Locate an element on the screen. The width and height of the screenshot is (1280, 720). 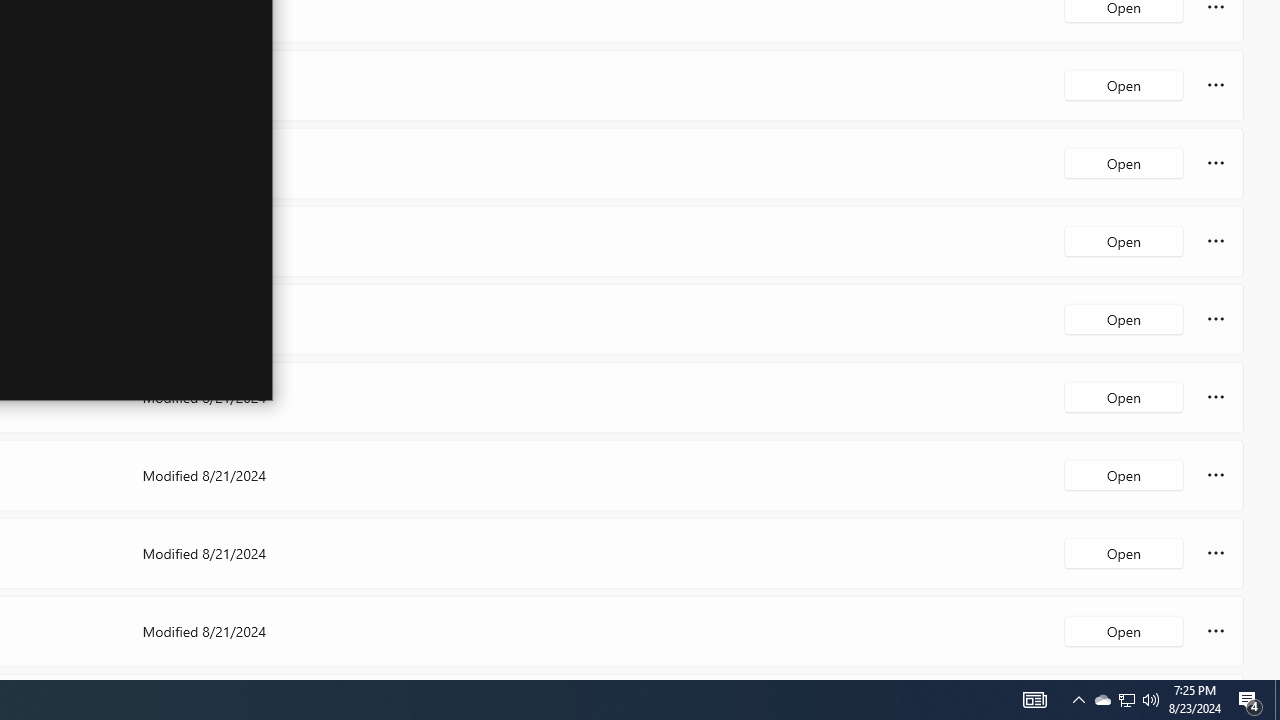
'AutomationID: 4105' is located at coordinates (1078, 698).